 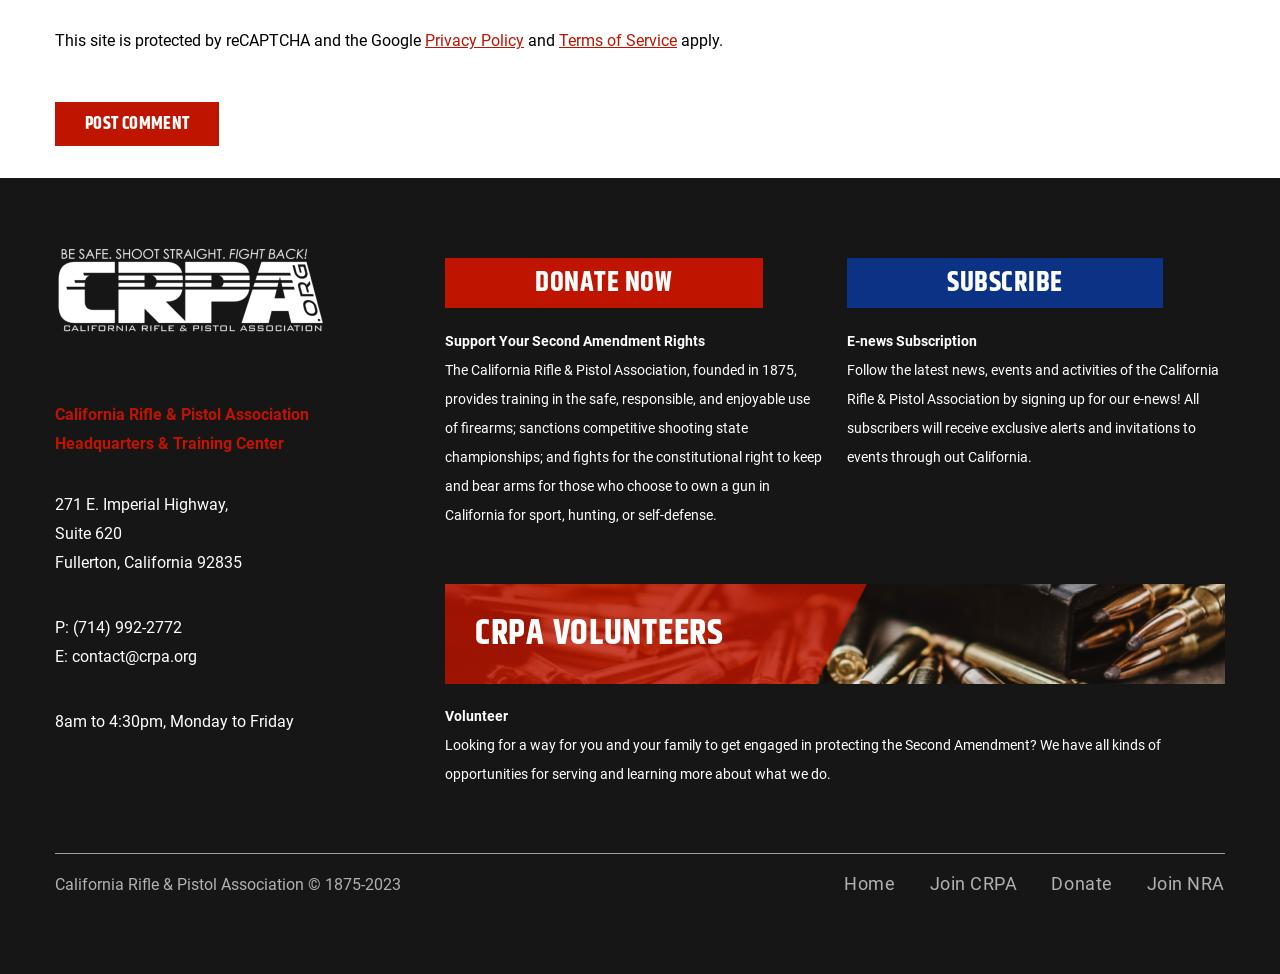 What do you see at coordinates (1185, 883) in the screenshot?
I see `'Join NRA'` at bounding box center [1185, 883].